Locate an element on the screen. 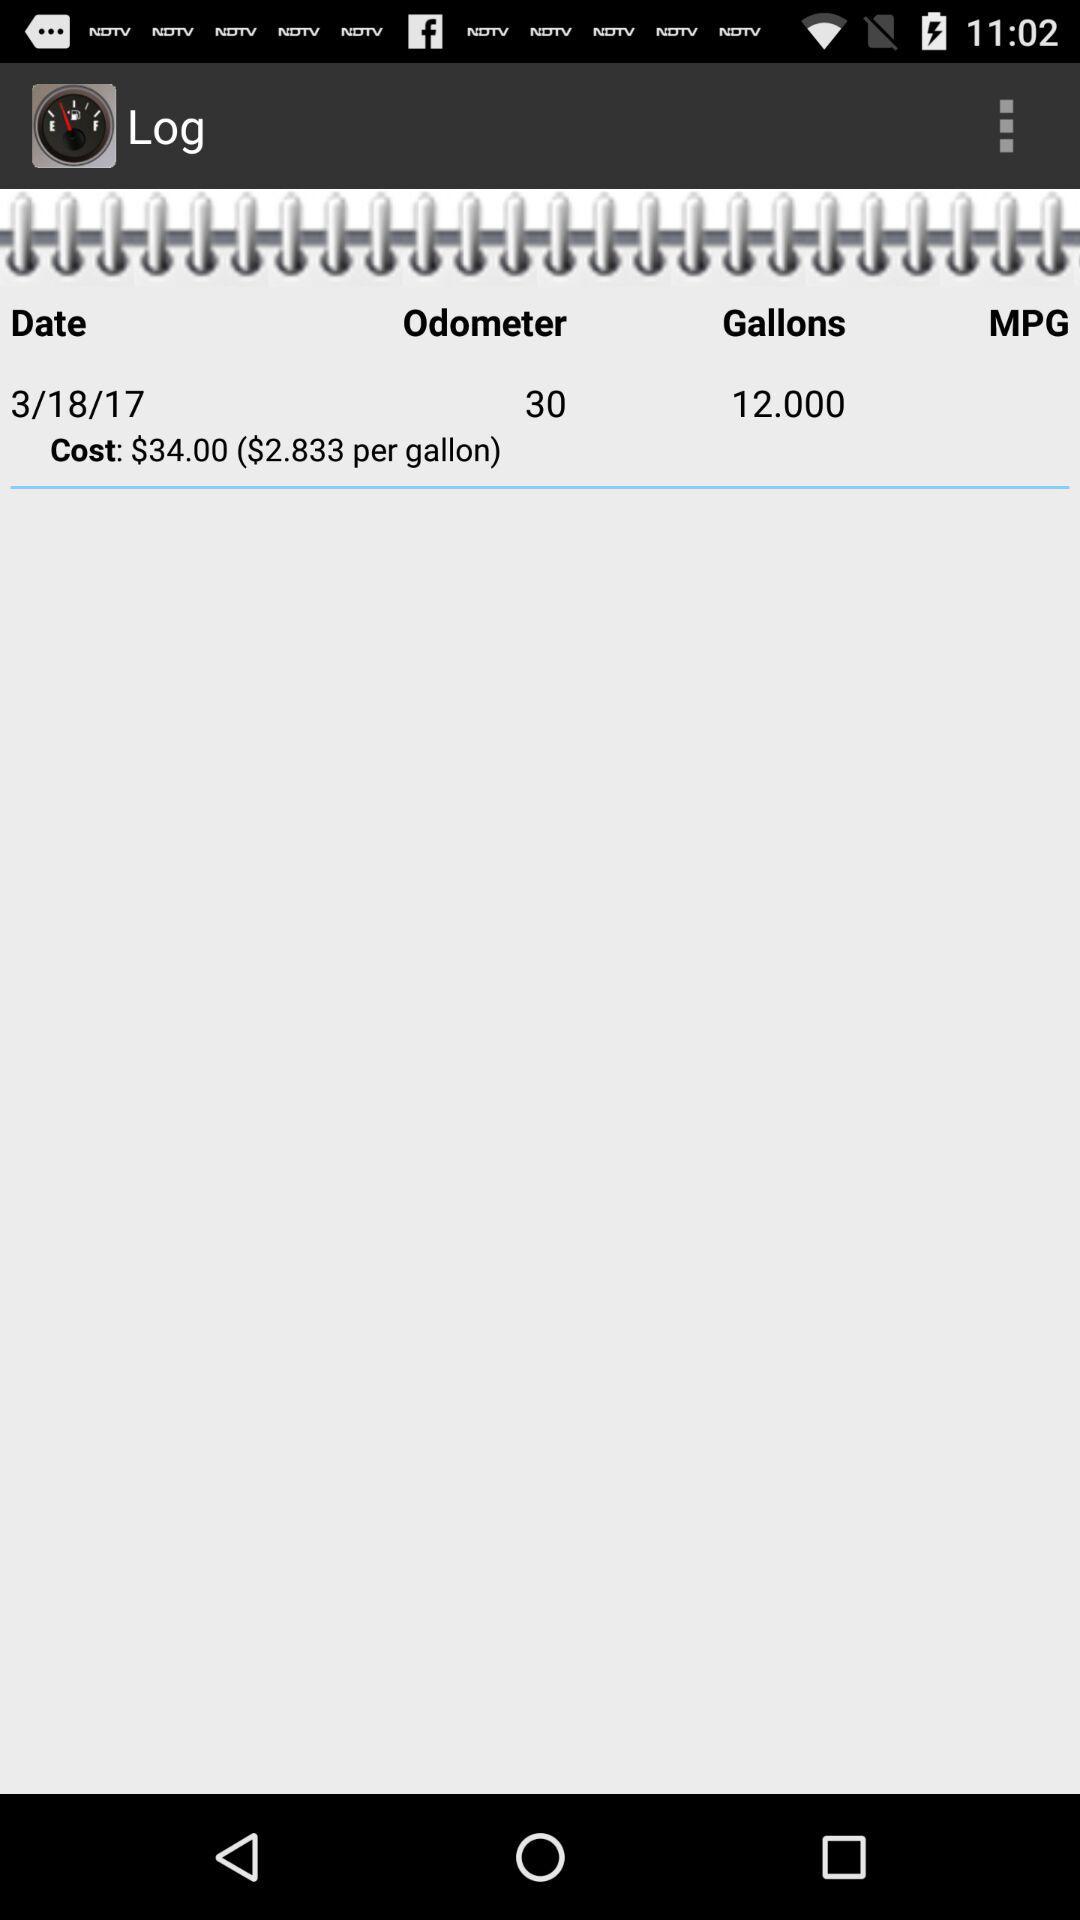 The height and width of the screenshot is (1920, 1080). app below gallons app is located at coordinates (956, 401).